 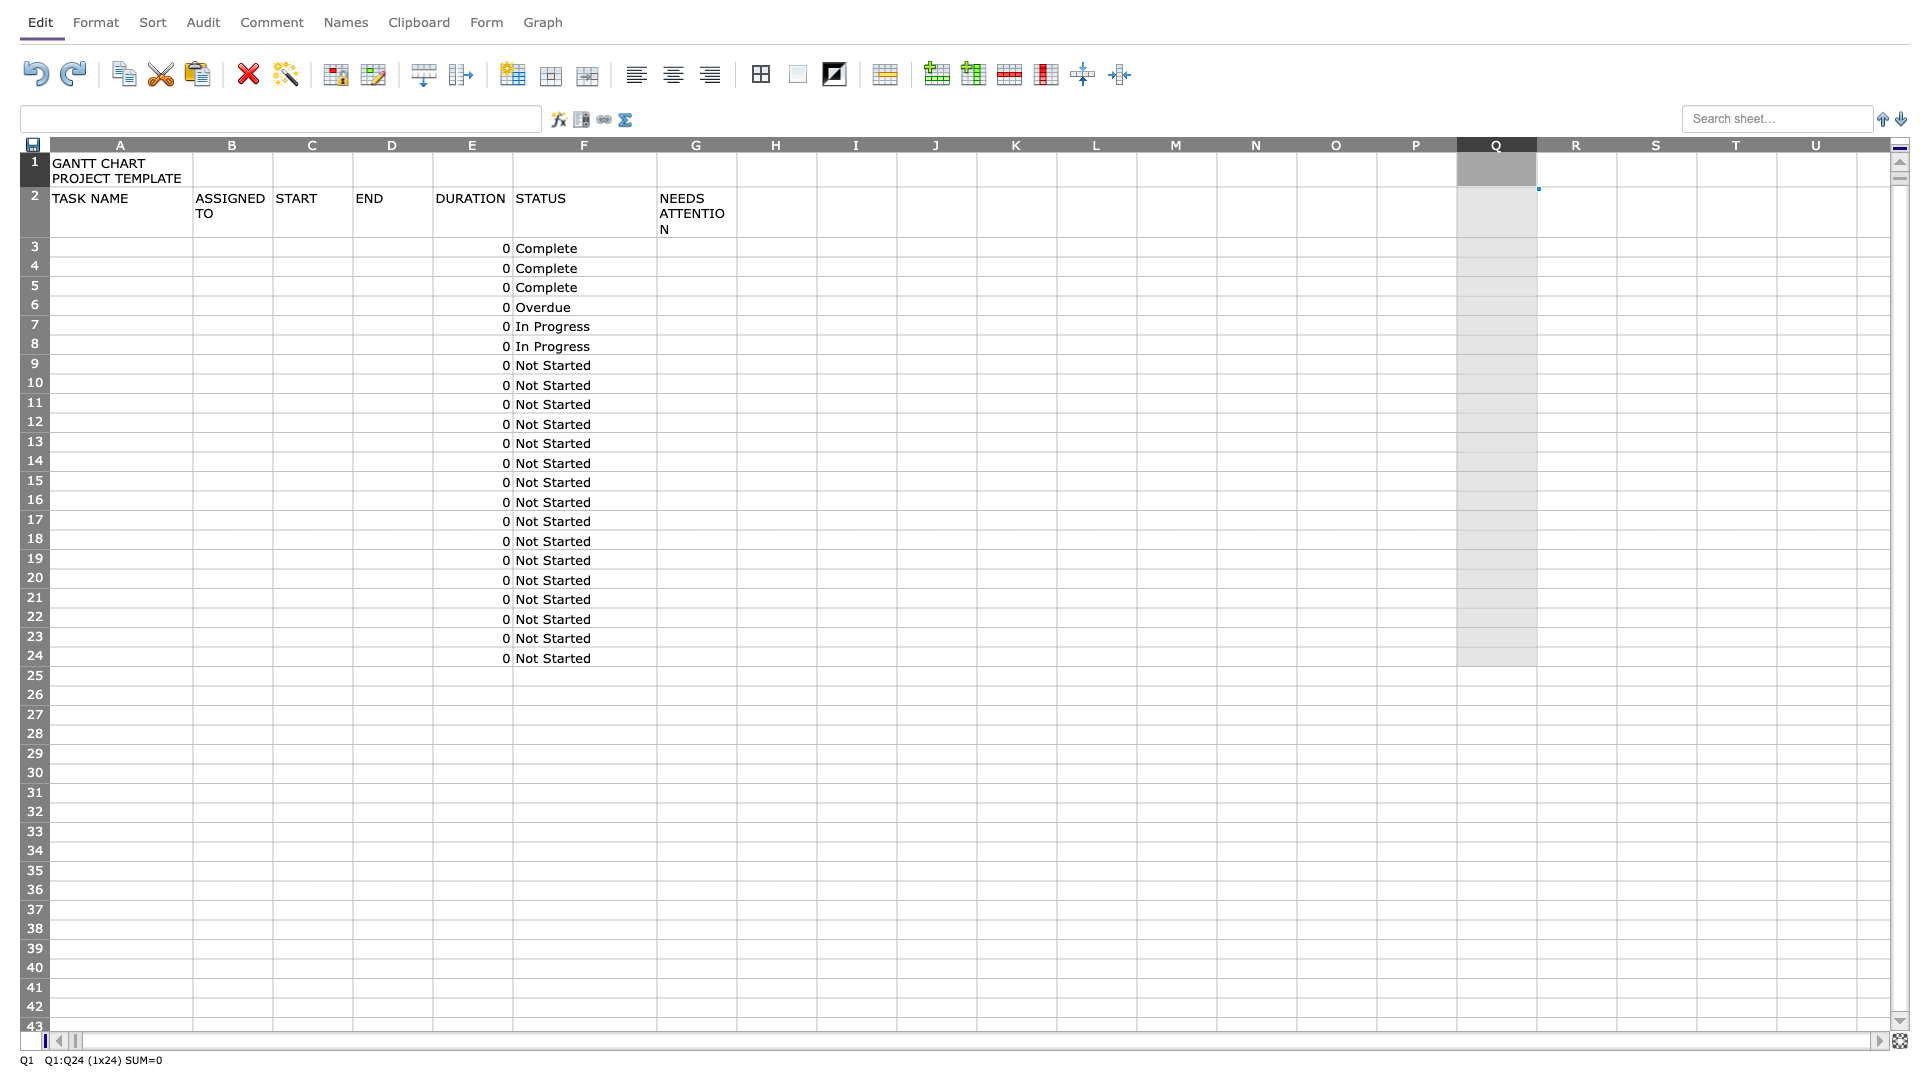 What do you see at coordinates (1617, 143) in the screenshot?
I see `Place cursor on column R's resize area` at bounding box center [1617, 143].